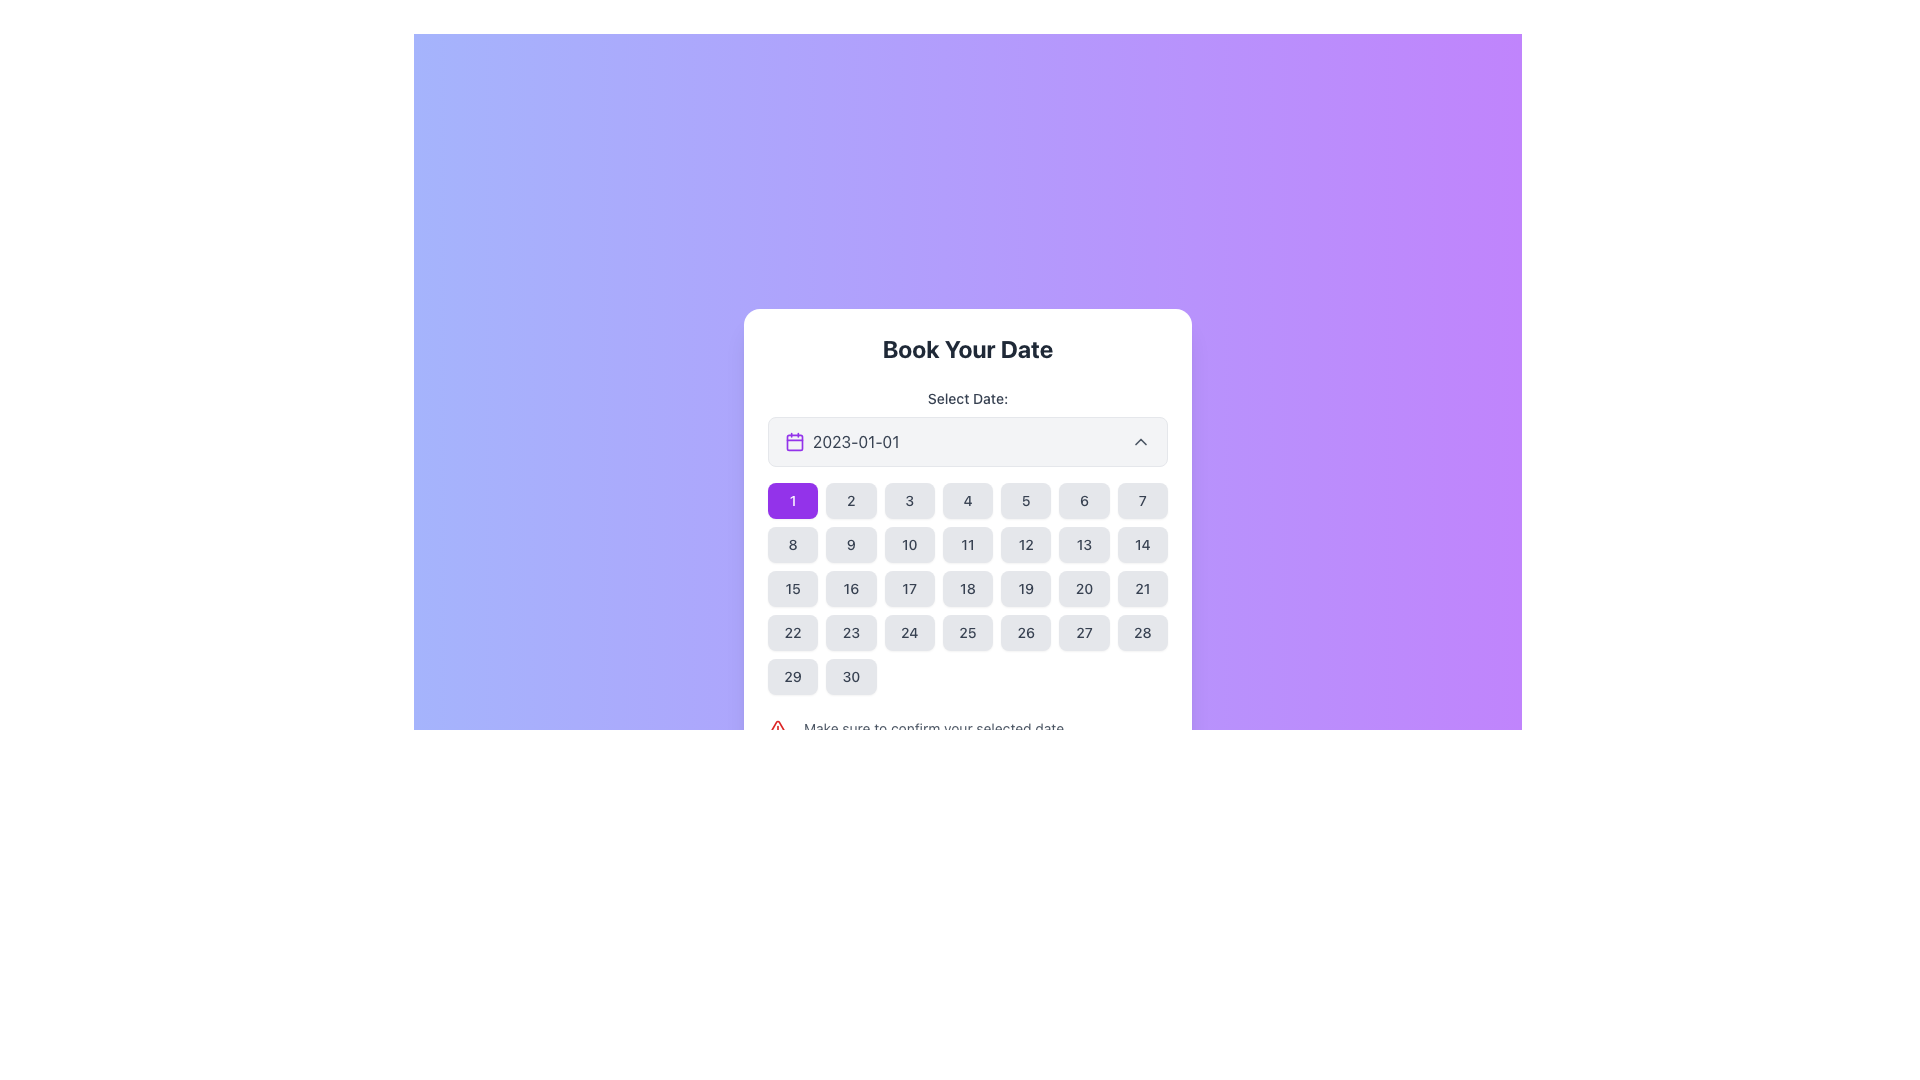 The image size is (1920, 1080). I want to click on the centered, bold text label displaying 'Book Your Date' at the top of the card-like structure, so click(968, 347).